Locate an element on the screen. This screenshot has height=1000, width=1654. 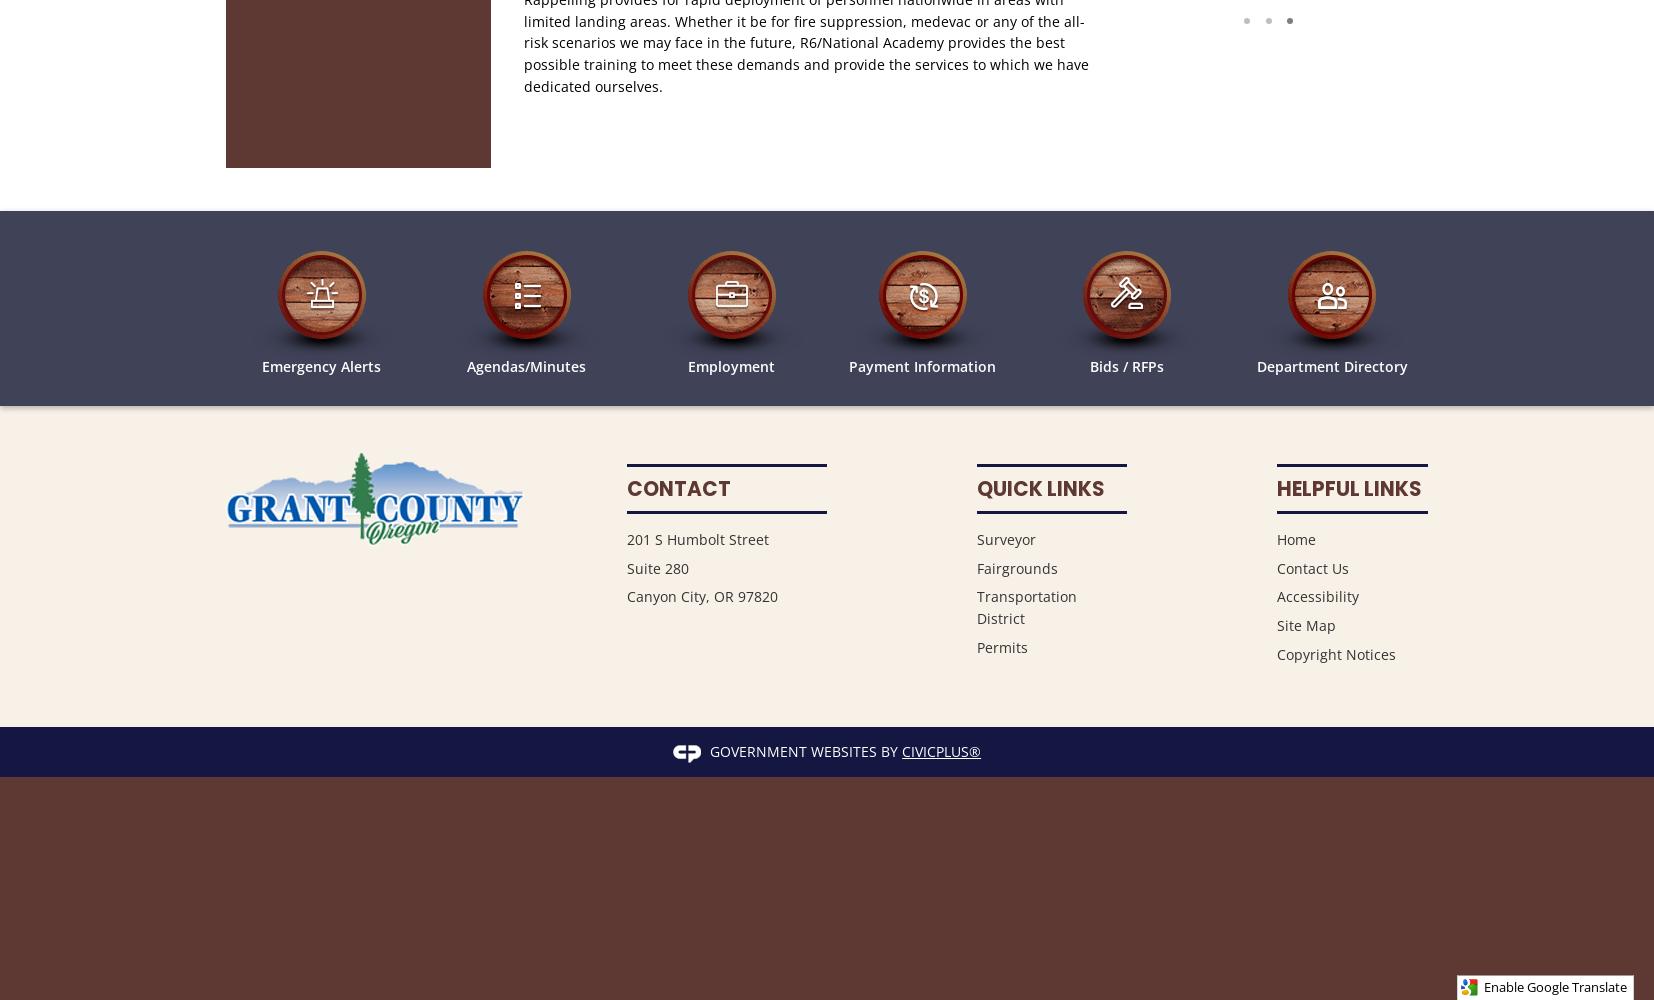
'Agendas/Minutes' is located at coordinates (526, 364).